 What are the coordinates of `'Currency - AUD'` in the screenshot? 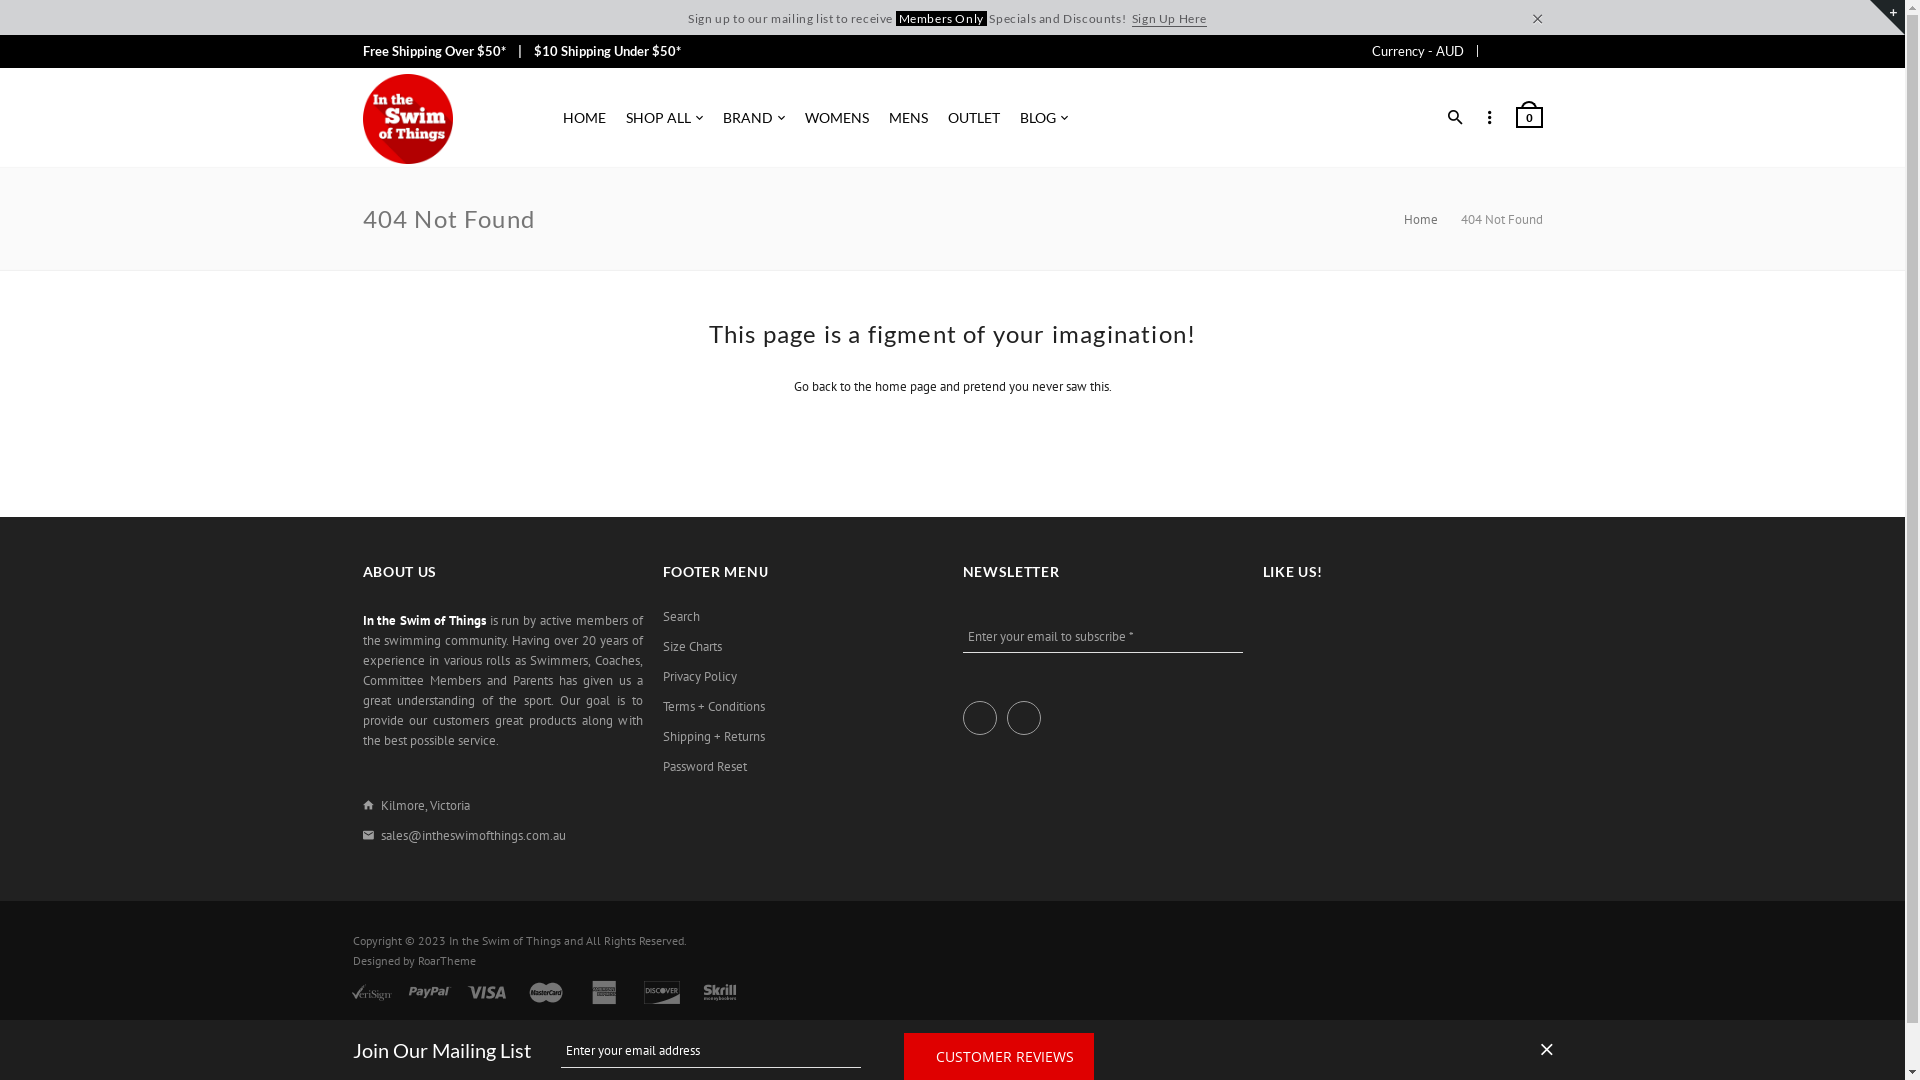 It's located at (1371, 49).